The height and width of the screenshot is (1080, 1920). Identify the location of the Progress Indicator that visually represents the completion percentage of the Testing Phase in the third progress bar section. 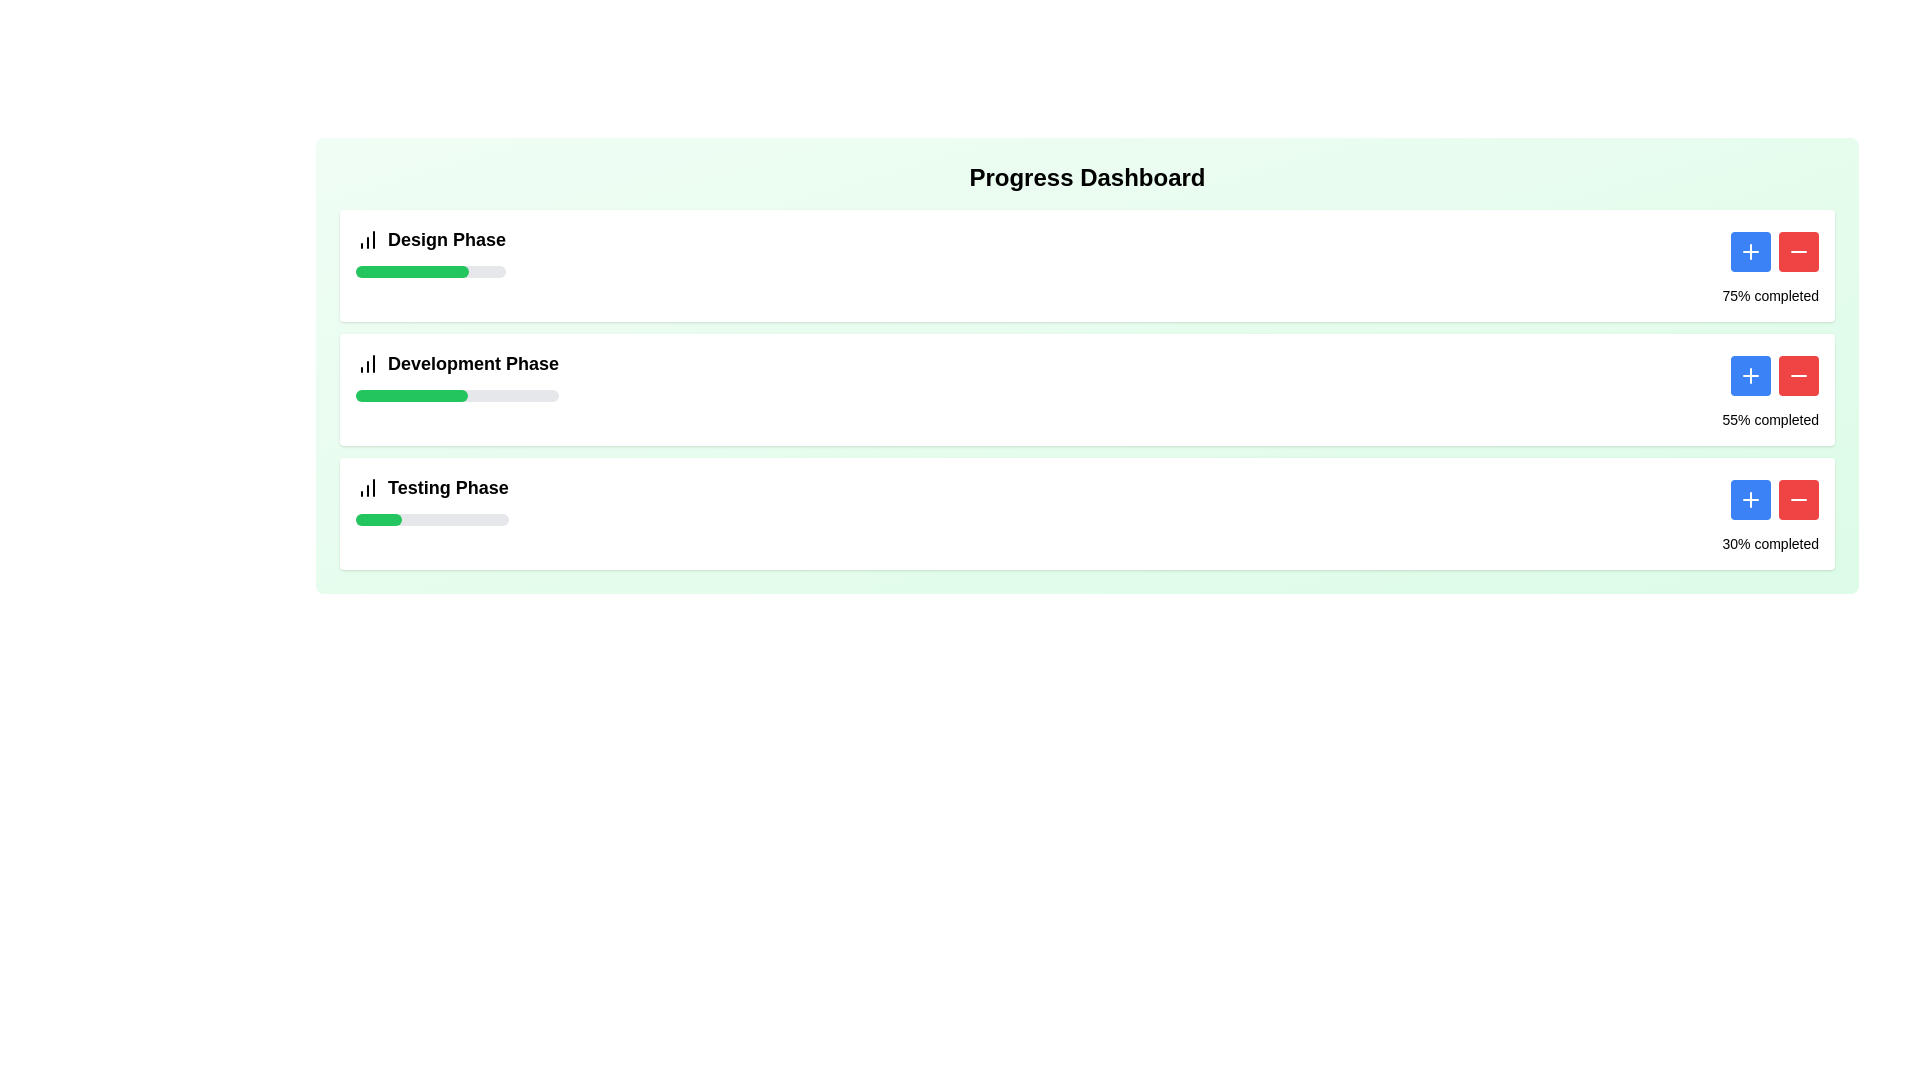
(378, 519).